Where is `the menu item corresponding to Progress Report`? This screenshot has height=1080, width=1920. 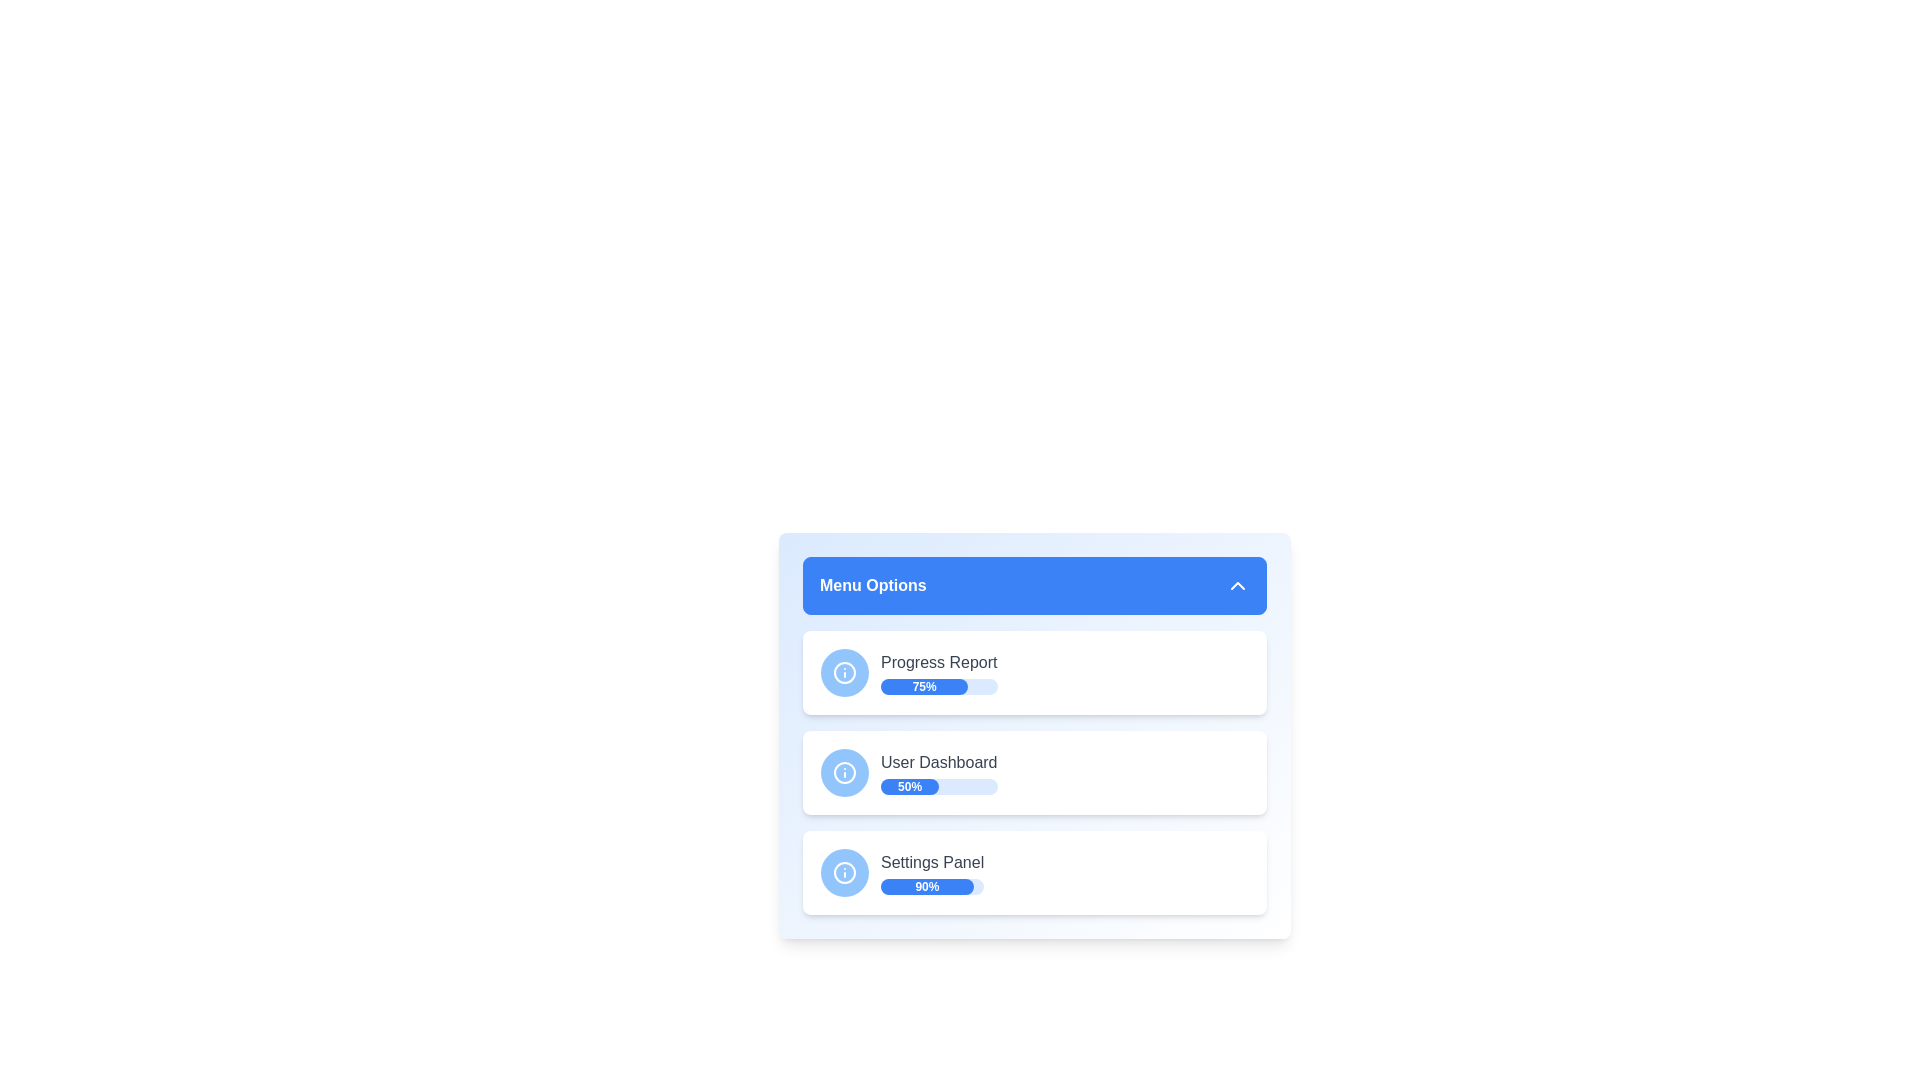
the menu item corresponding to Progress Report is located at coordinates (1035, 672).